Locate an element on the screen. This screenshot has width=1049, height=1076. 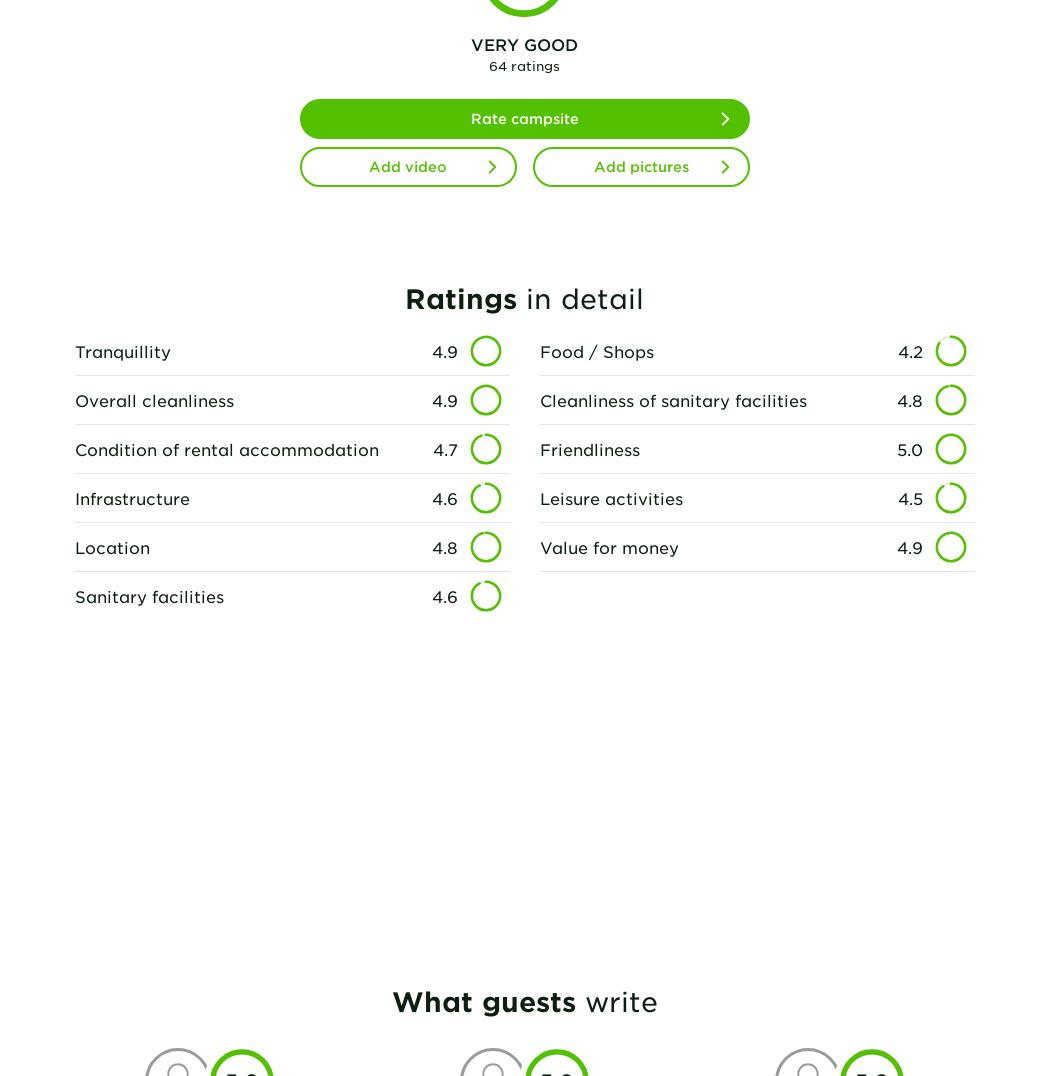
'write' is located at coordinates (615, 1000).